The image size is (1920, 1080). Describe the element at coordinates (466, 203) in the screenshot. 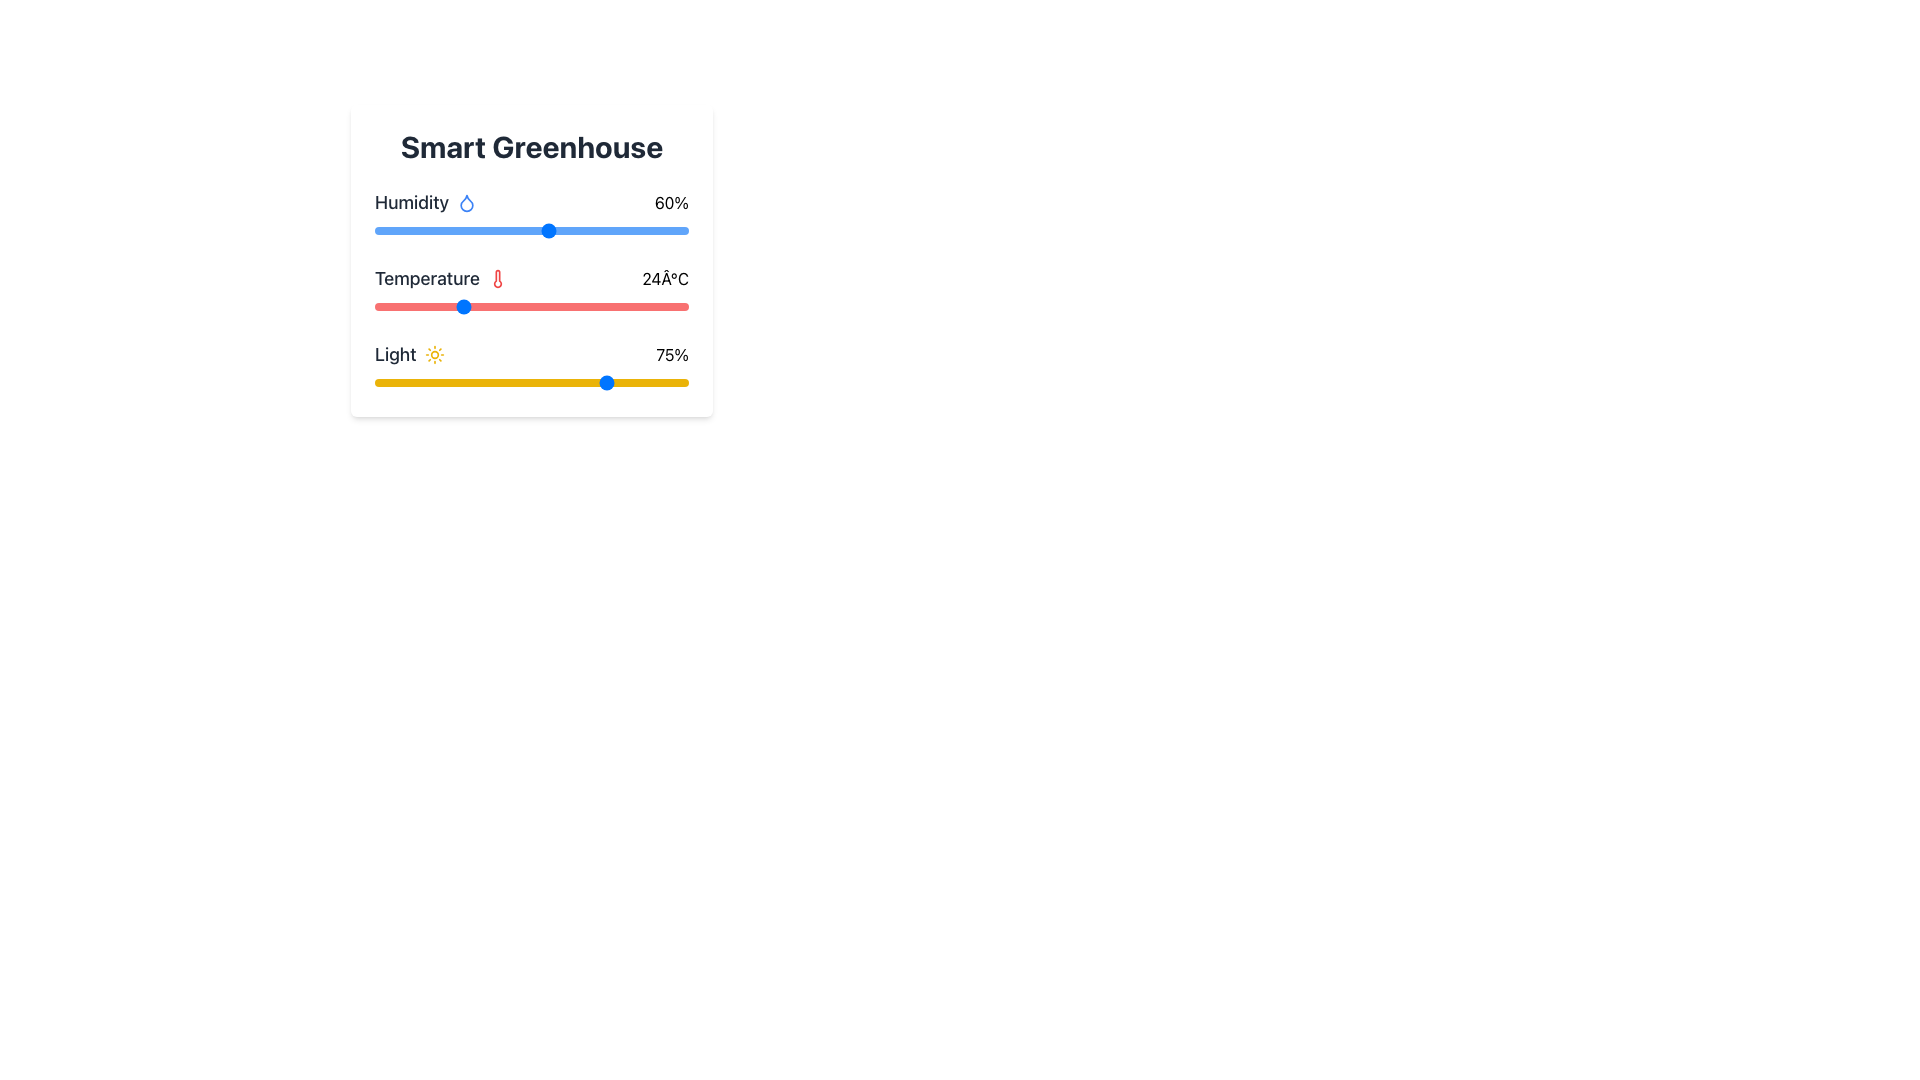

I see `the droplet icon representing humidity in the 'Smart Greenhouse' interface, which is positioned to the right of the 'Humidity' text` at that location.